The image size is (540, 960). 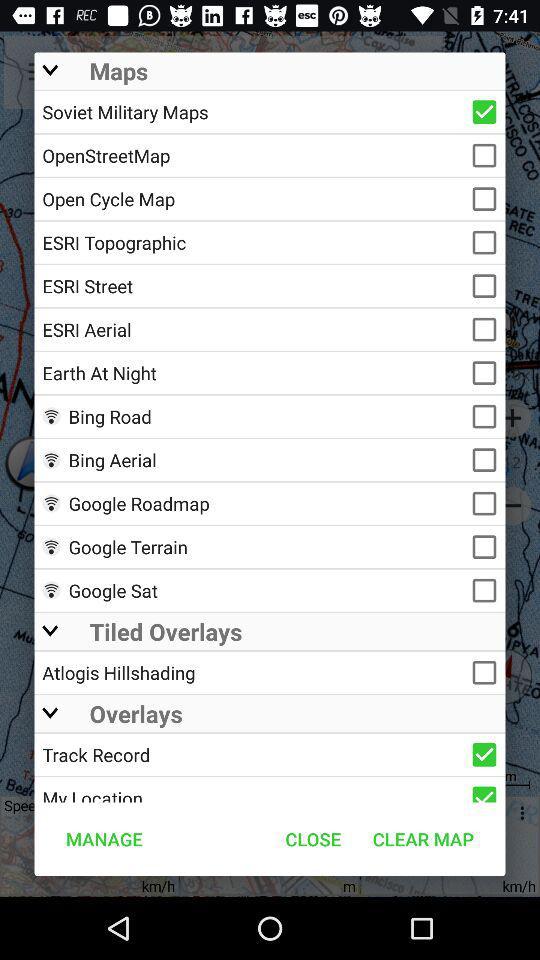 What do you see at coordinates (313, 839) in the screenshot?
I see `the item to the left of clear map item` at bounding box center [313, 839].